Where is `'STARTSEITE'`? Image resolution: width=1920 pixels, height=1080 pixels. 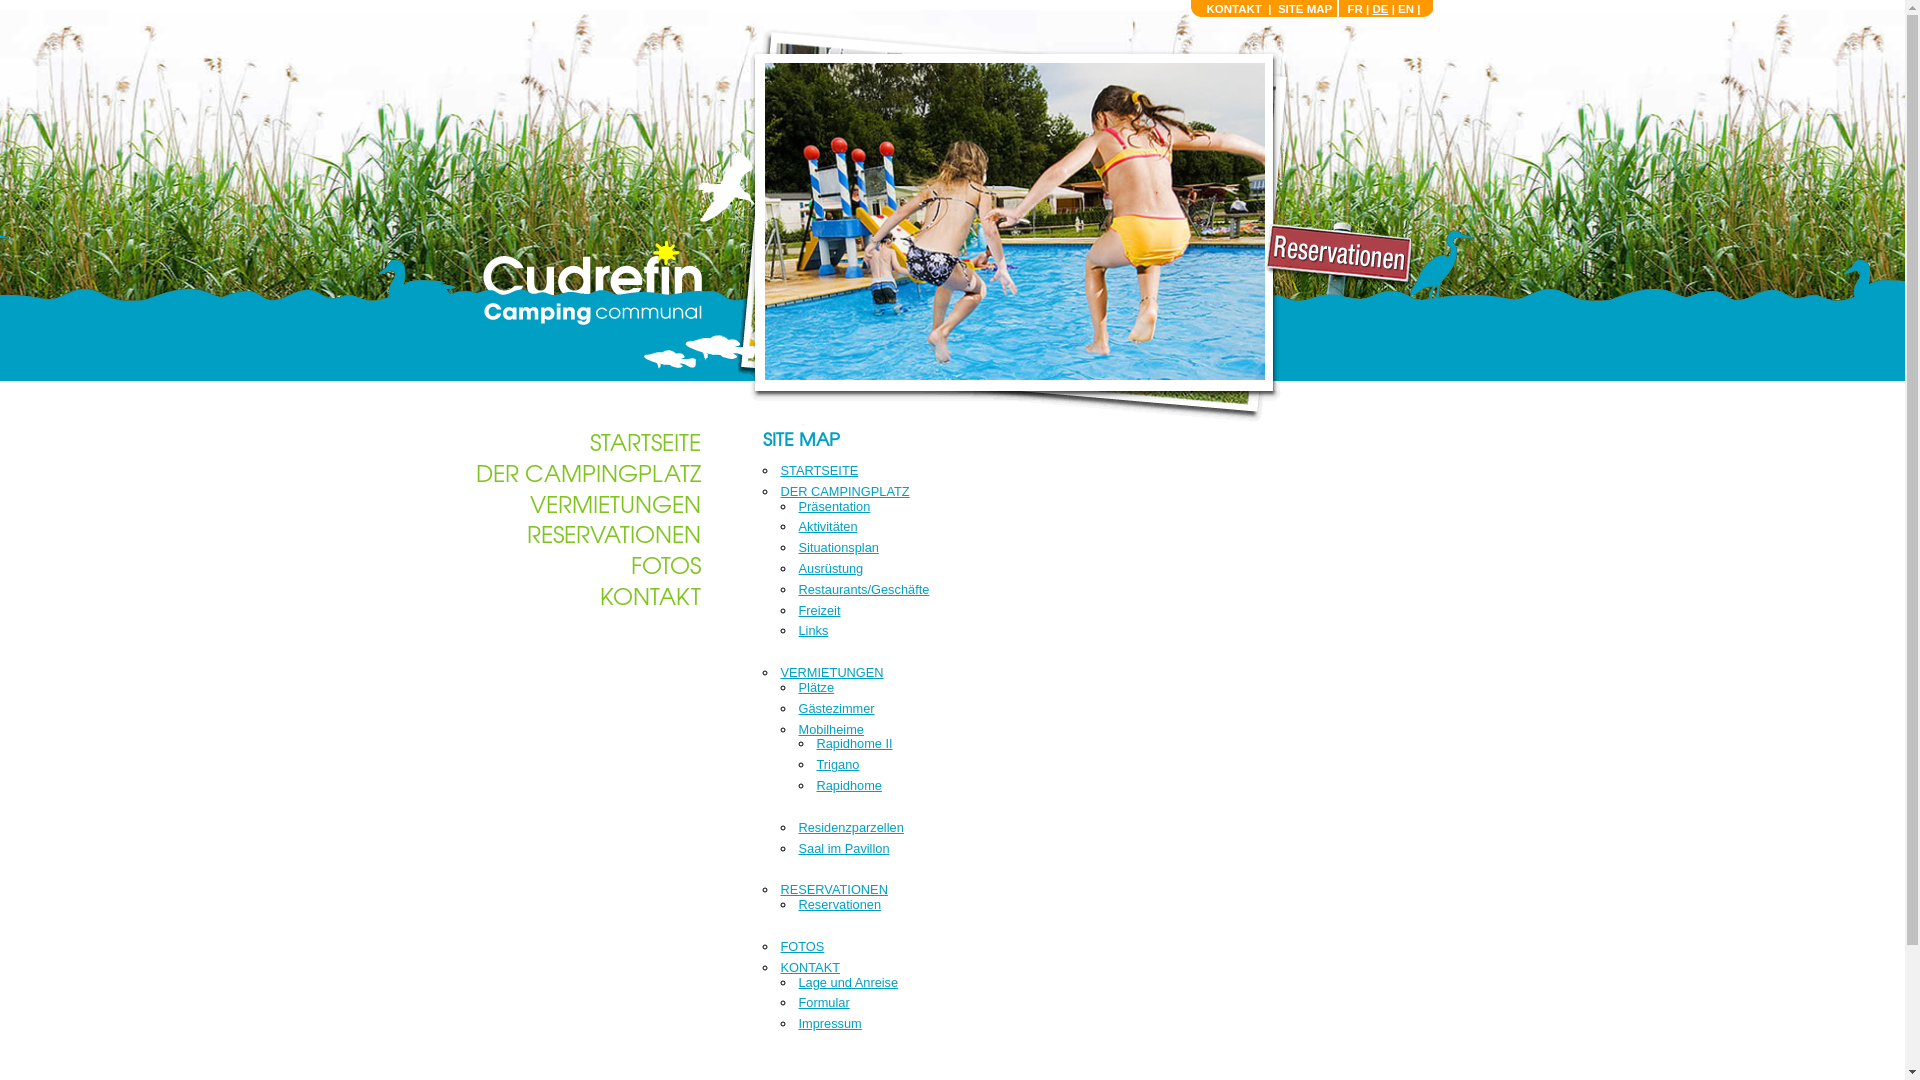
'STARTSEITE' is located at coordinates (645, 439).